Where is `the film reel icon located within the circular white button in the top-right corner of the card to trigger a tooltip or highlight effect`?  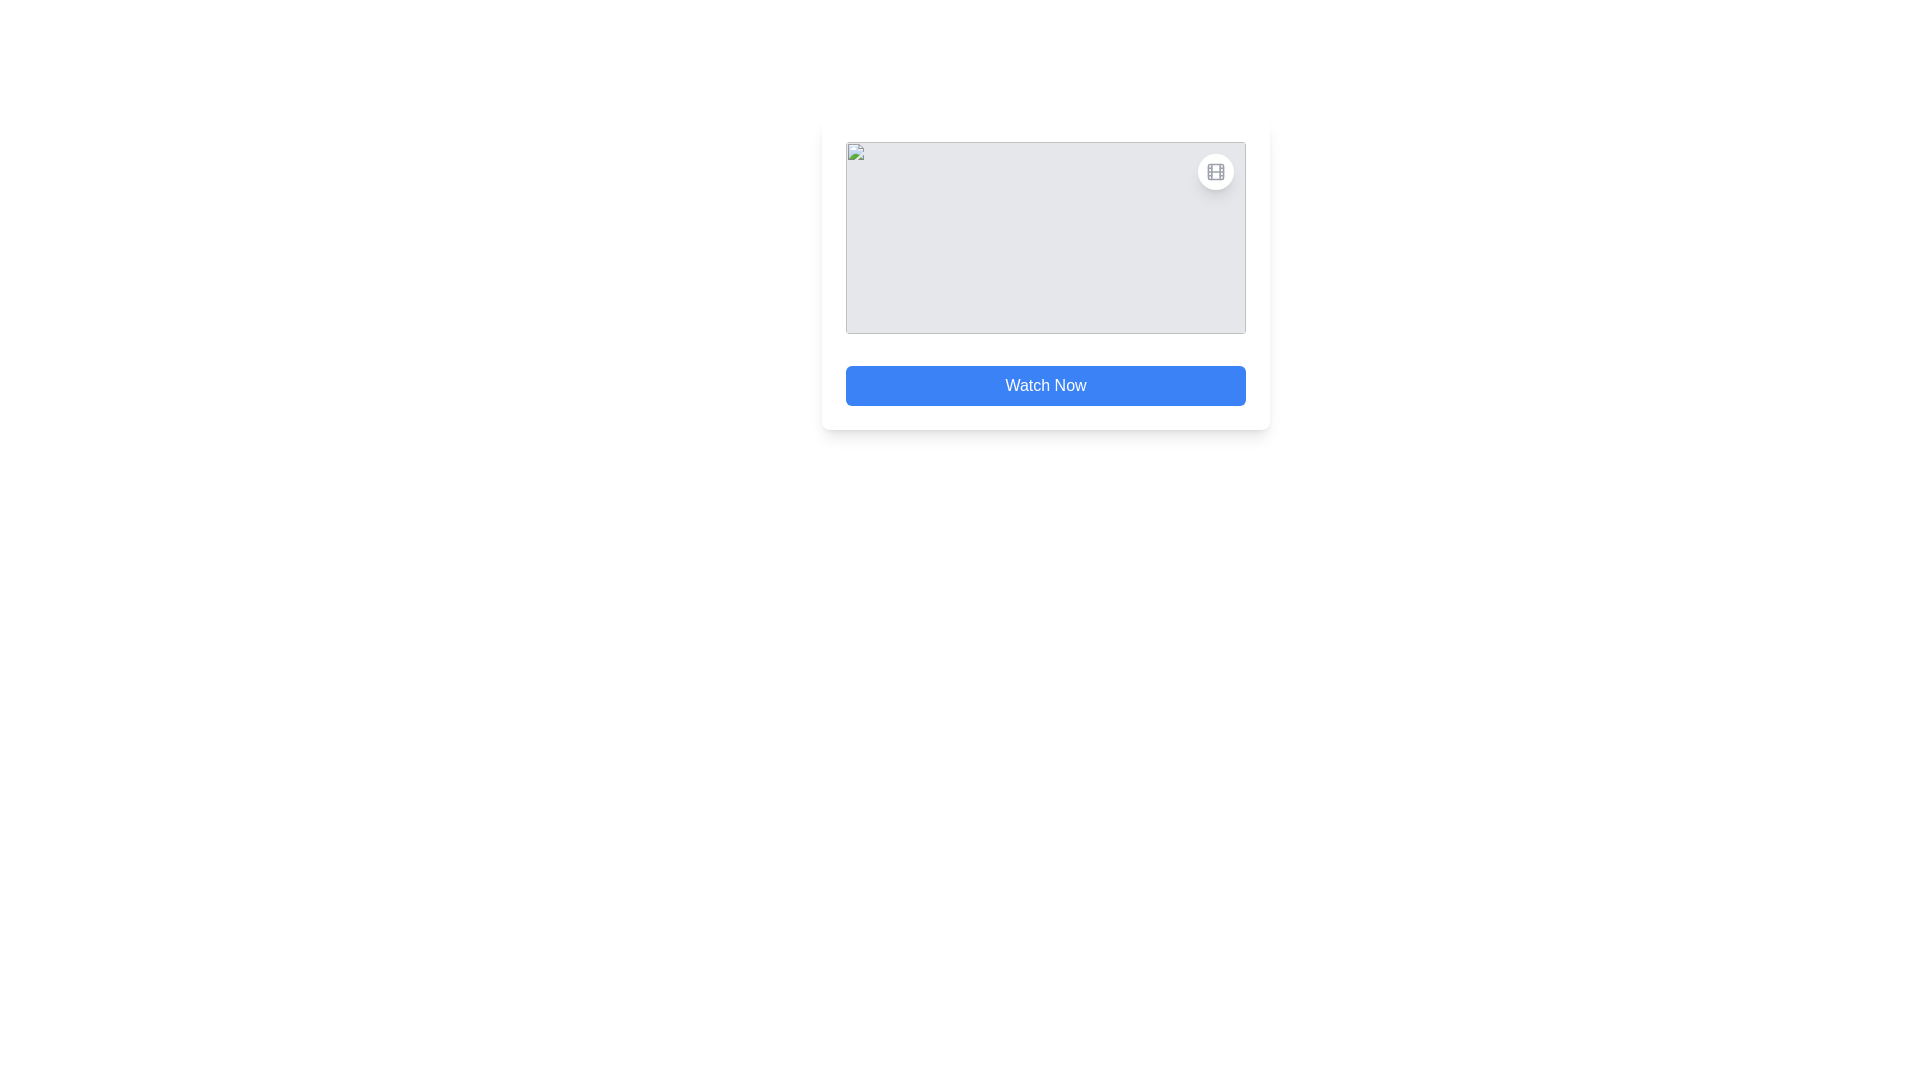 the film reel icon located within the circular white button in the top-right corner of the card to trigger a tooltip or highlight effect is located at coordinates (1214, 171).